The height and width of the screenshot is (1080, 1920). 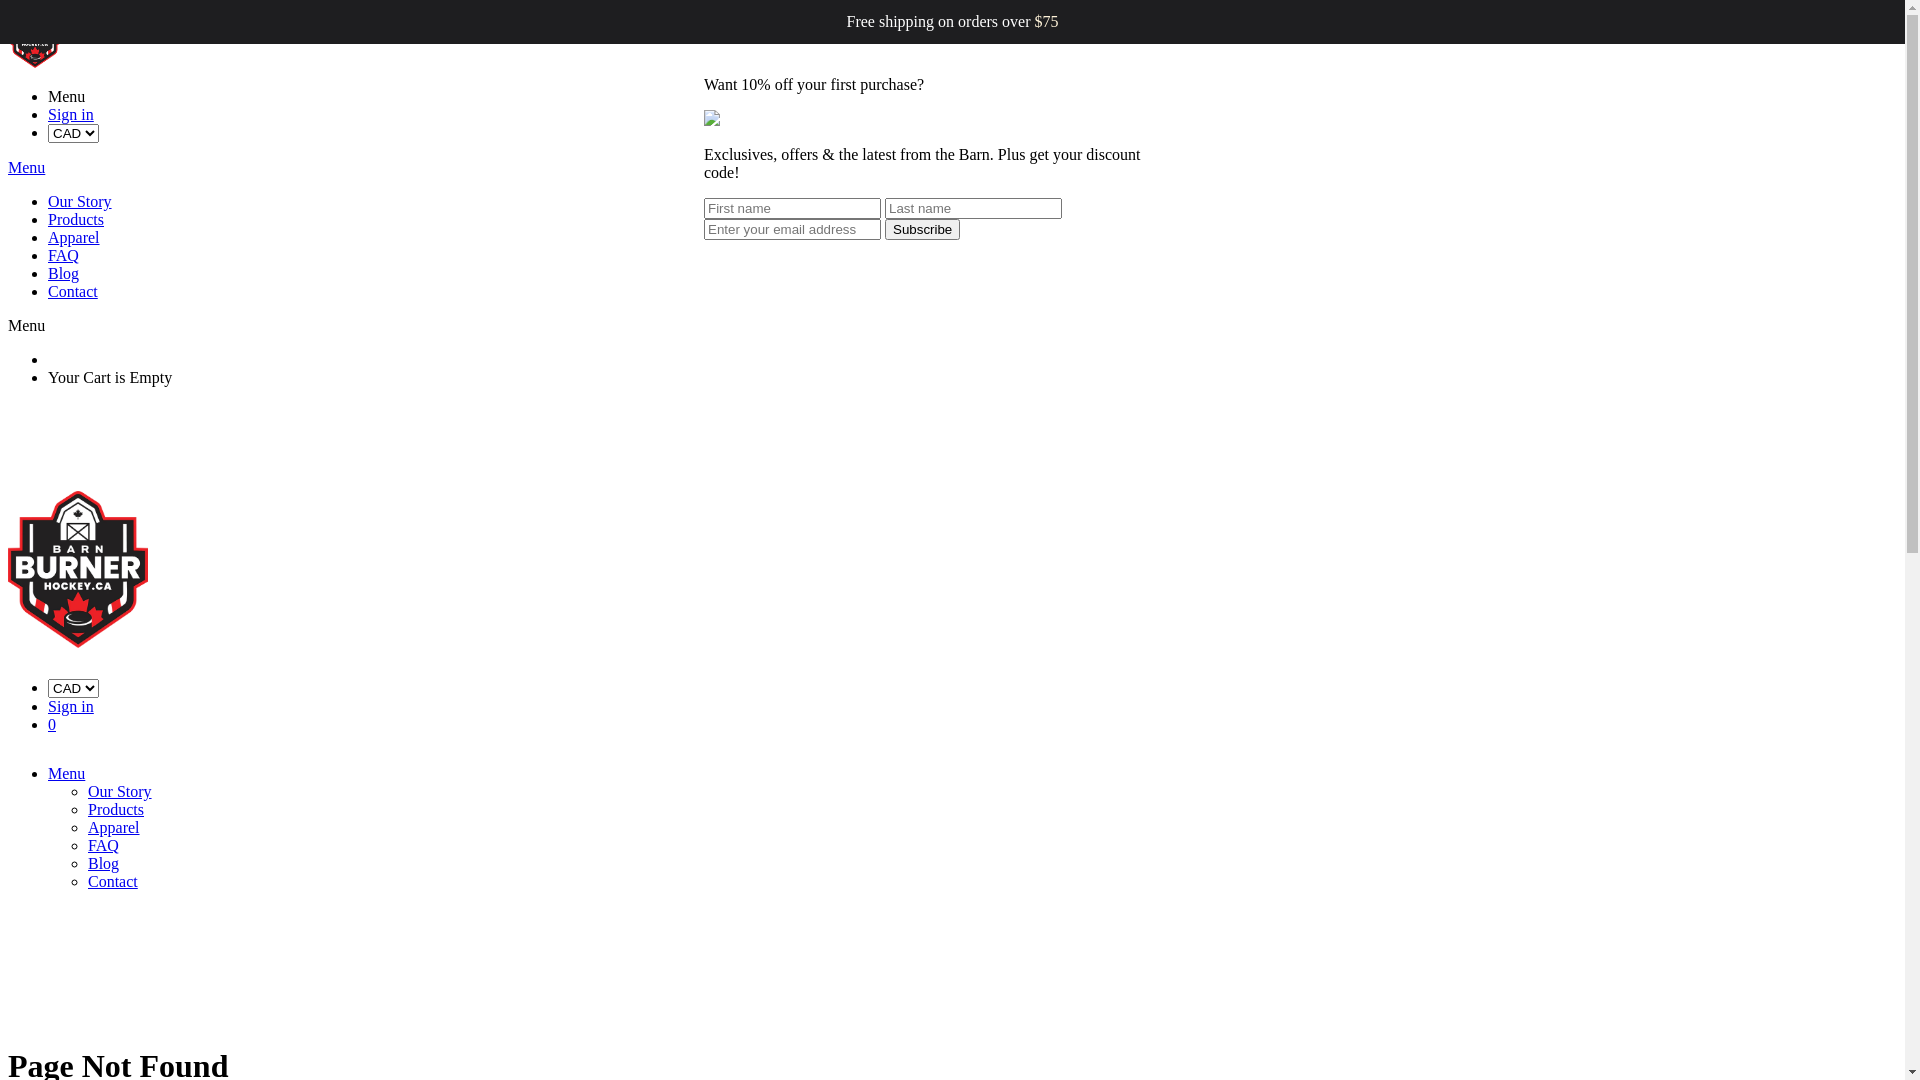 What do you see at coordinates (80, 201) in the screenshot?
I see `'Our Story'` at bounding box center [80, 201].